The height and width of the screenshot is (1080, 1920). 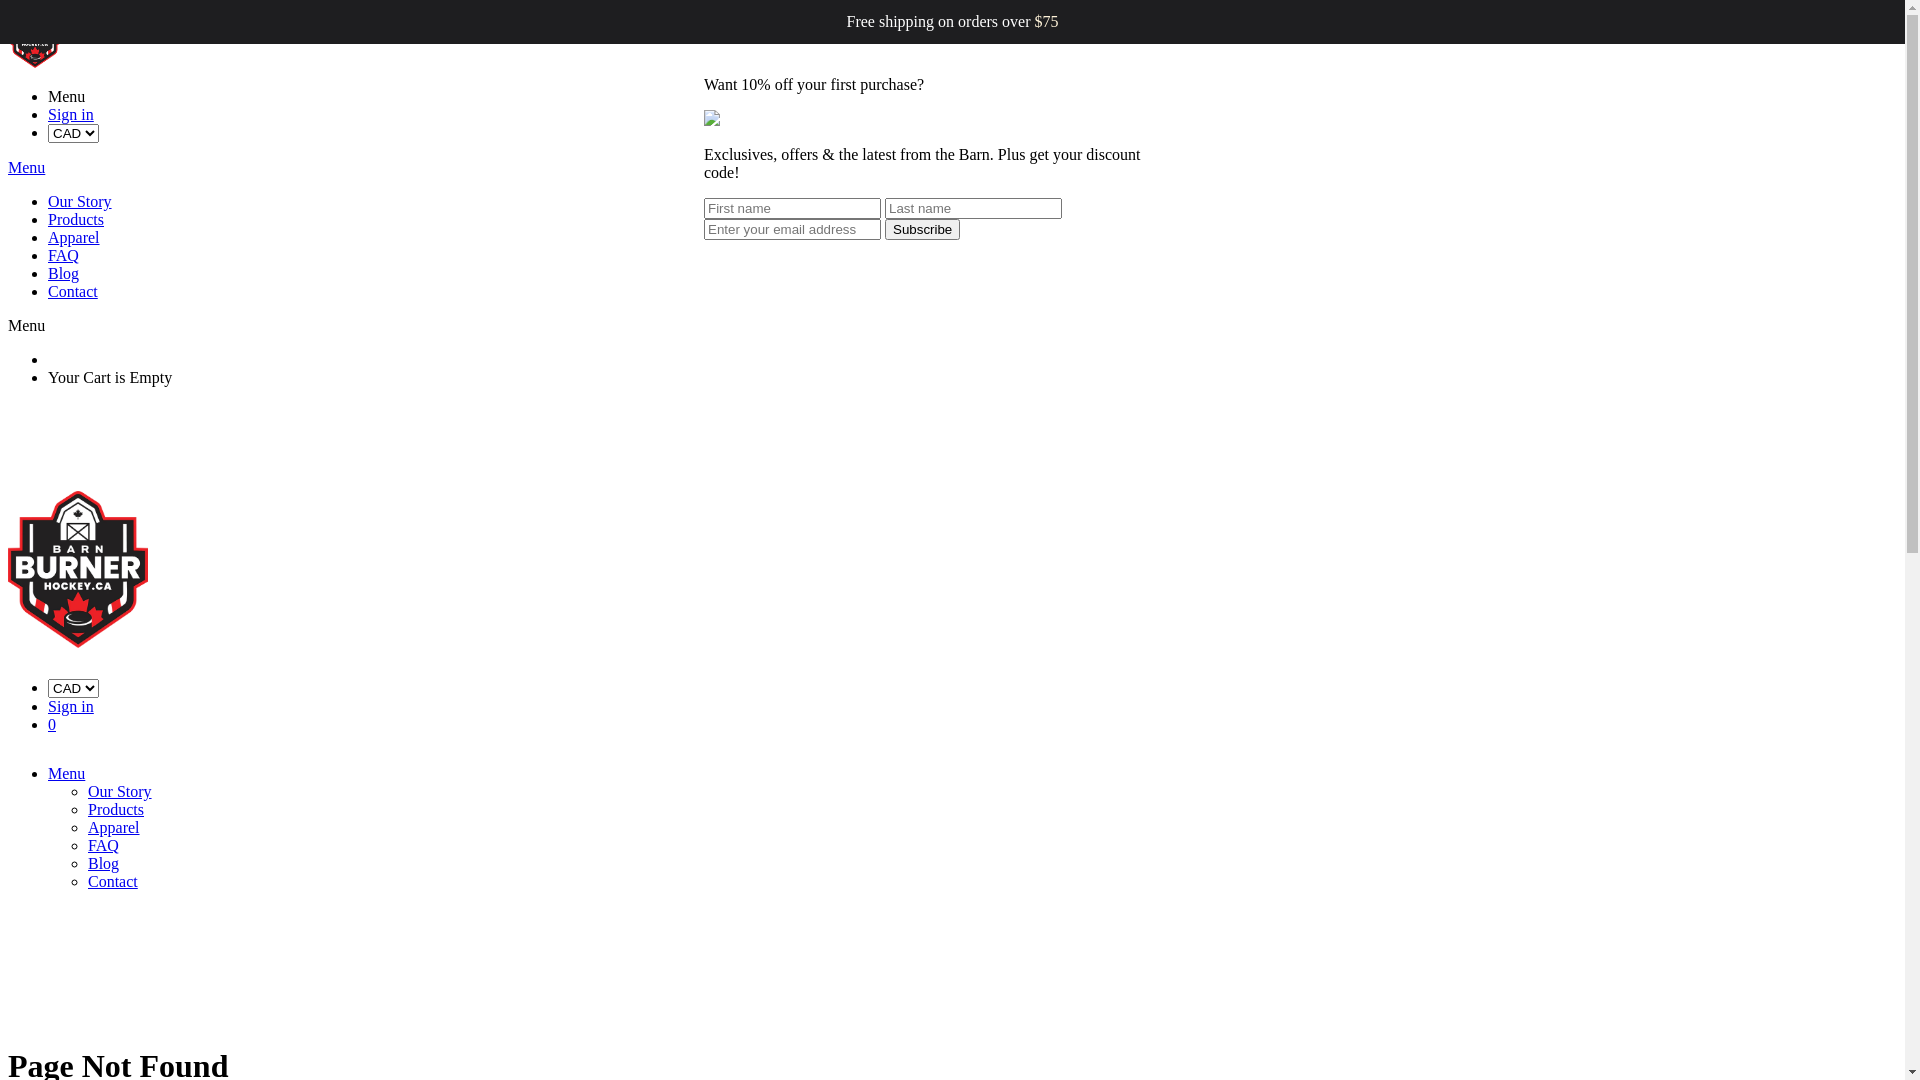 What do you see at coordinates (80, 201) in the screenshot?
I see `'Our Story'` at bounding box center [80, 201].